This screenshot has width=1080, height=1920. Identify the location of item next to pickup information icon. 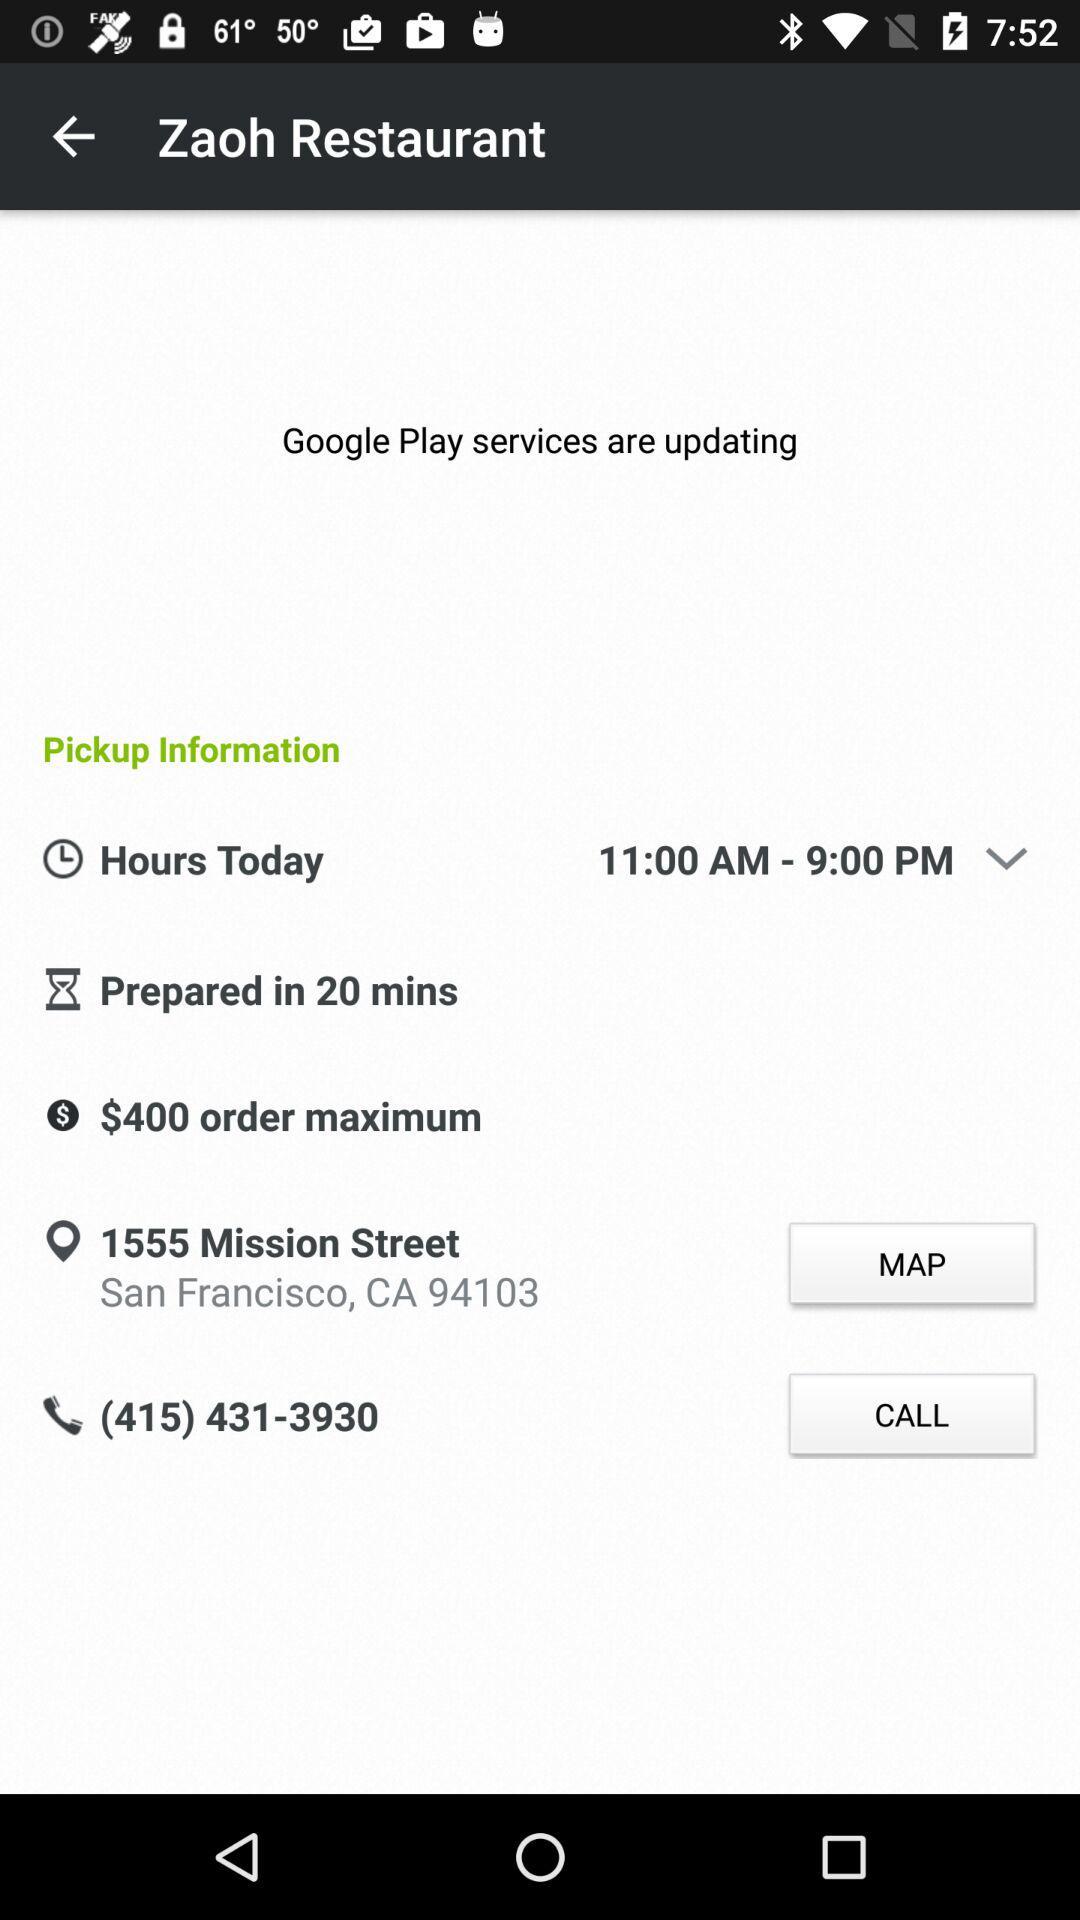
(1030, 747).